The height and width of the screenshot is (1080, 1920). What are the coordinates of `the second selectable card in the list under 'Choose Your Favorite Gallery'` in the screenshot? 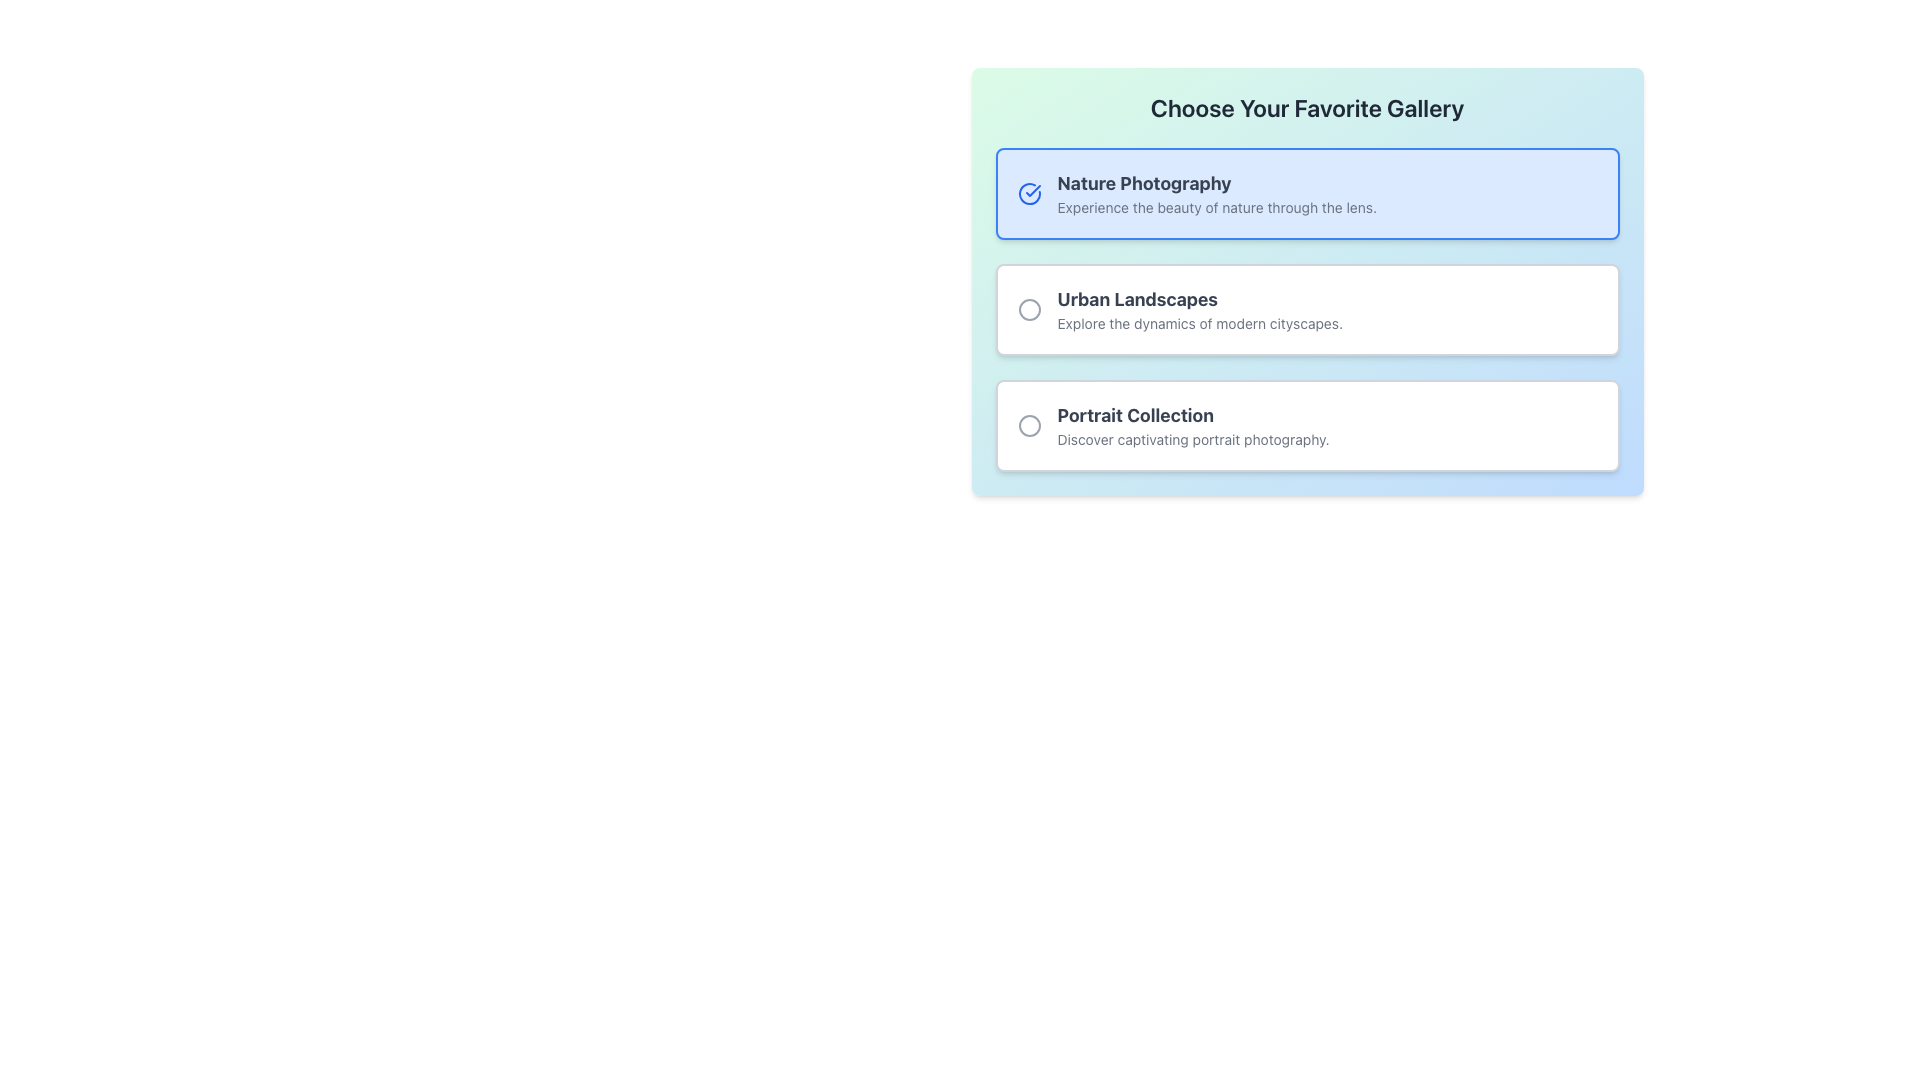 It's located at (1307, 309).